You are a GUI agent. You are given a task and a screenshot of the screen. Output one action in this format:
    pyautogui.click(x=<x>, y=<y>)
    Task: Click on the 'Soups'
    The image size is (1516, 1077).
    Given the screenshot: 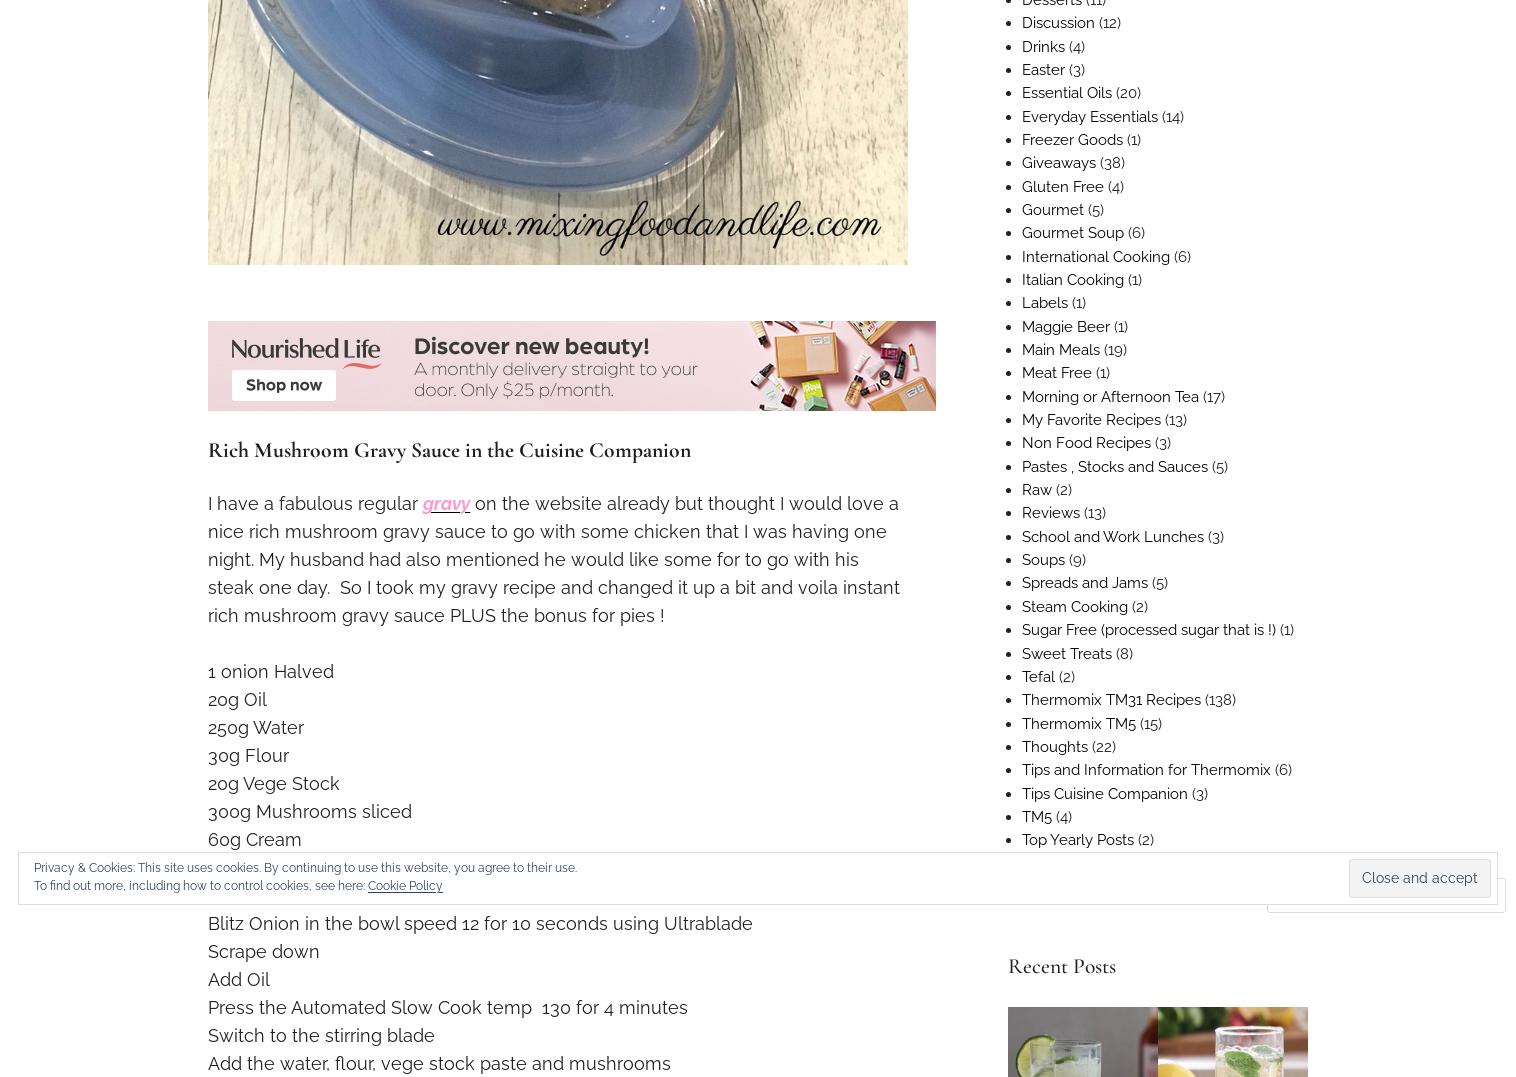 What is the action you would take?
    pyautogui.click(x=1042, y=560)
    